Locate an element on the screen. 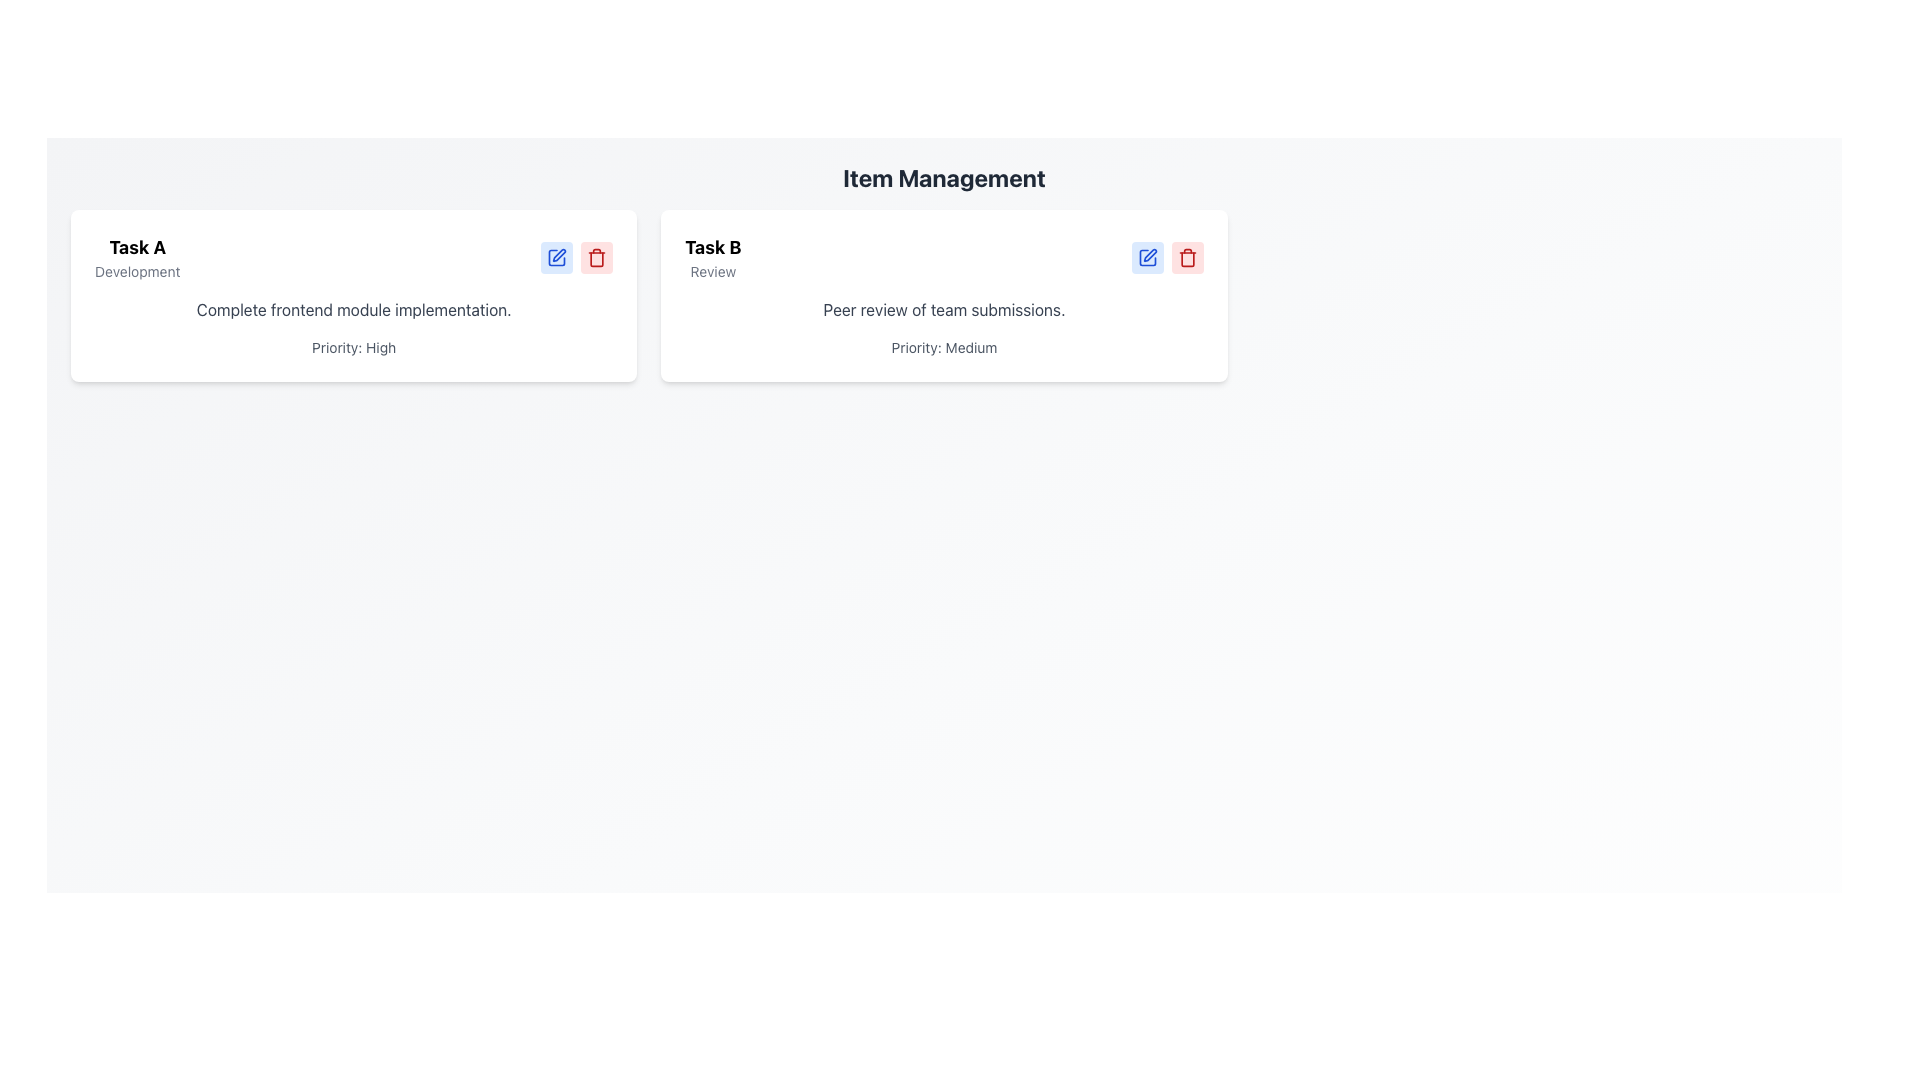 Image resolution: width=1920 pixels, height=1080 pixels. the second Interactive Card in the grid layout is located at coordinates (943, 296).